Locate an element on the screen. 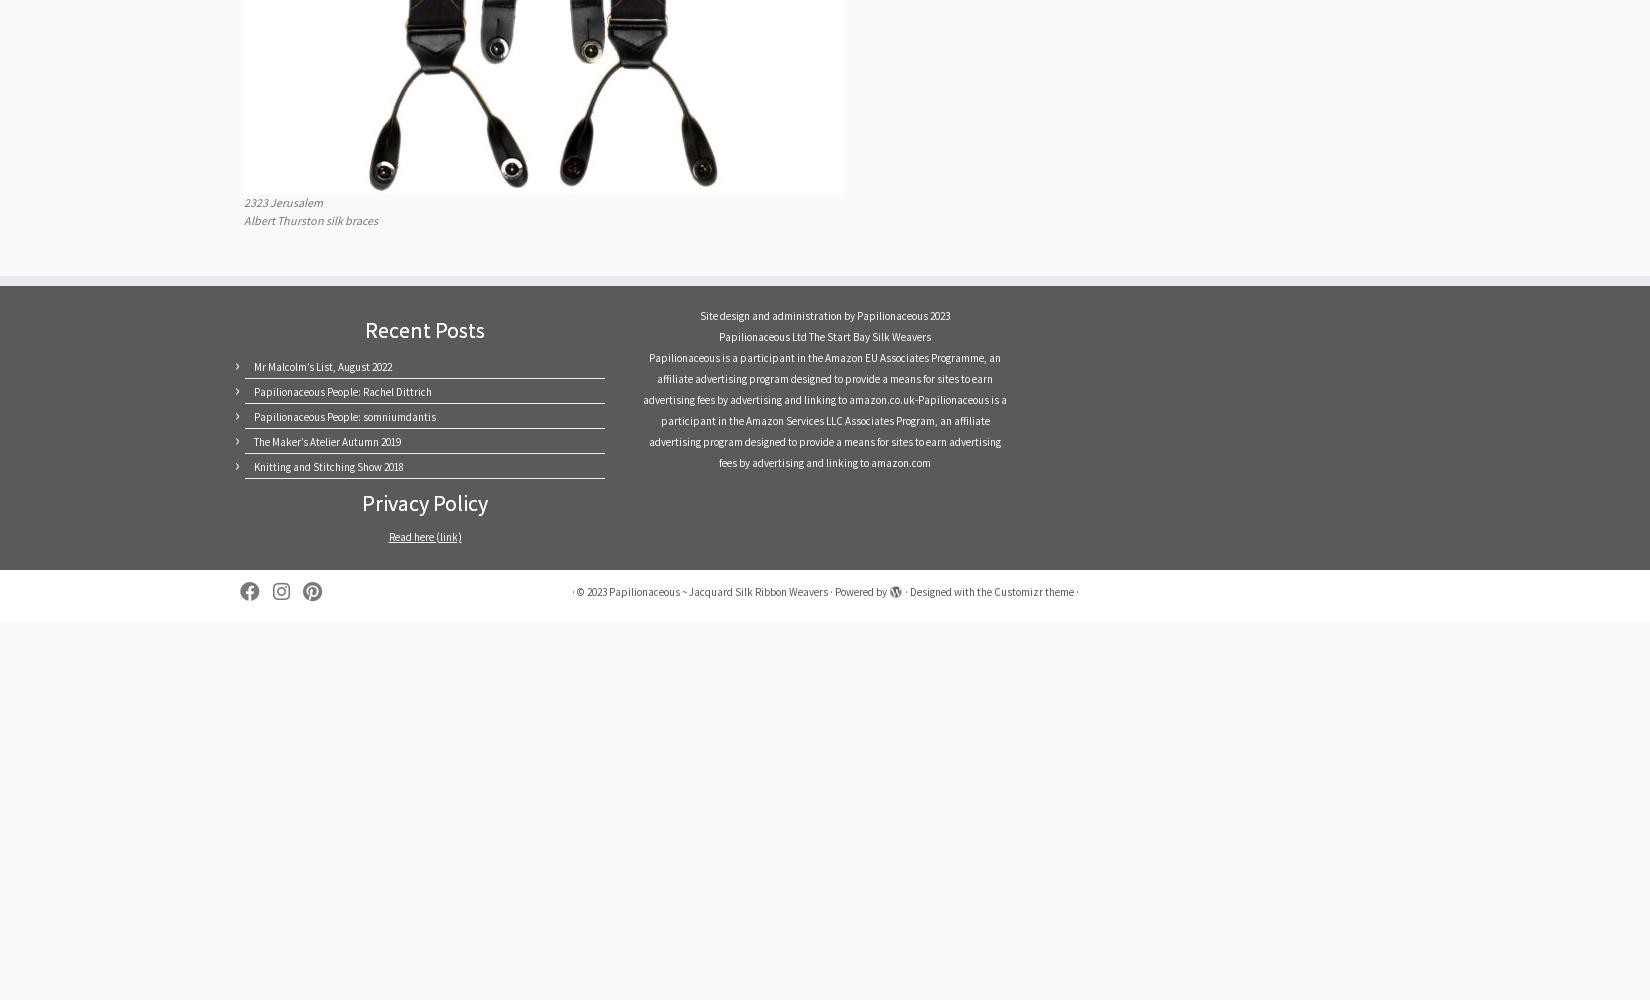 The width and height of the screenshot is (1650, 1000). 'Customizr theme' is located at coordinates (1033, 590).